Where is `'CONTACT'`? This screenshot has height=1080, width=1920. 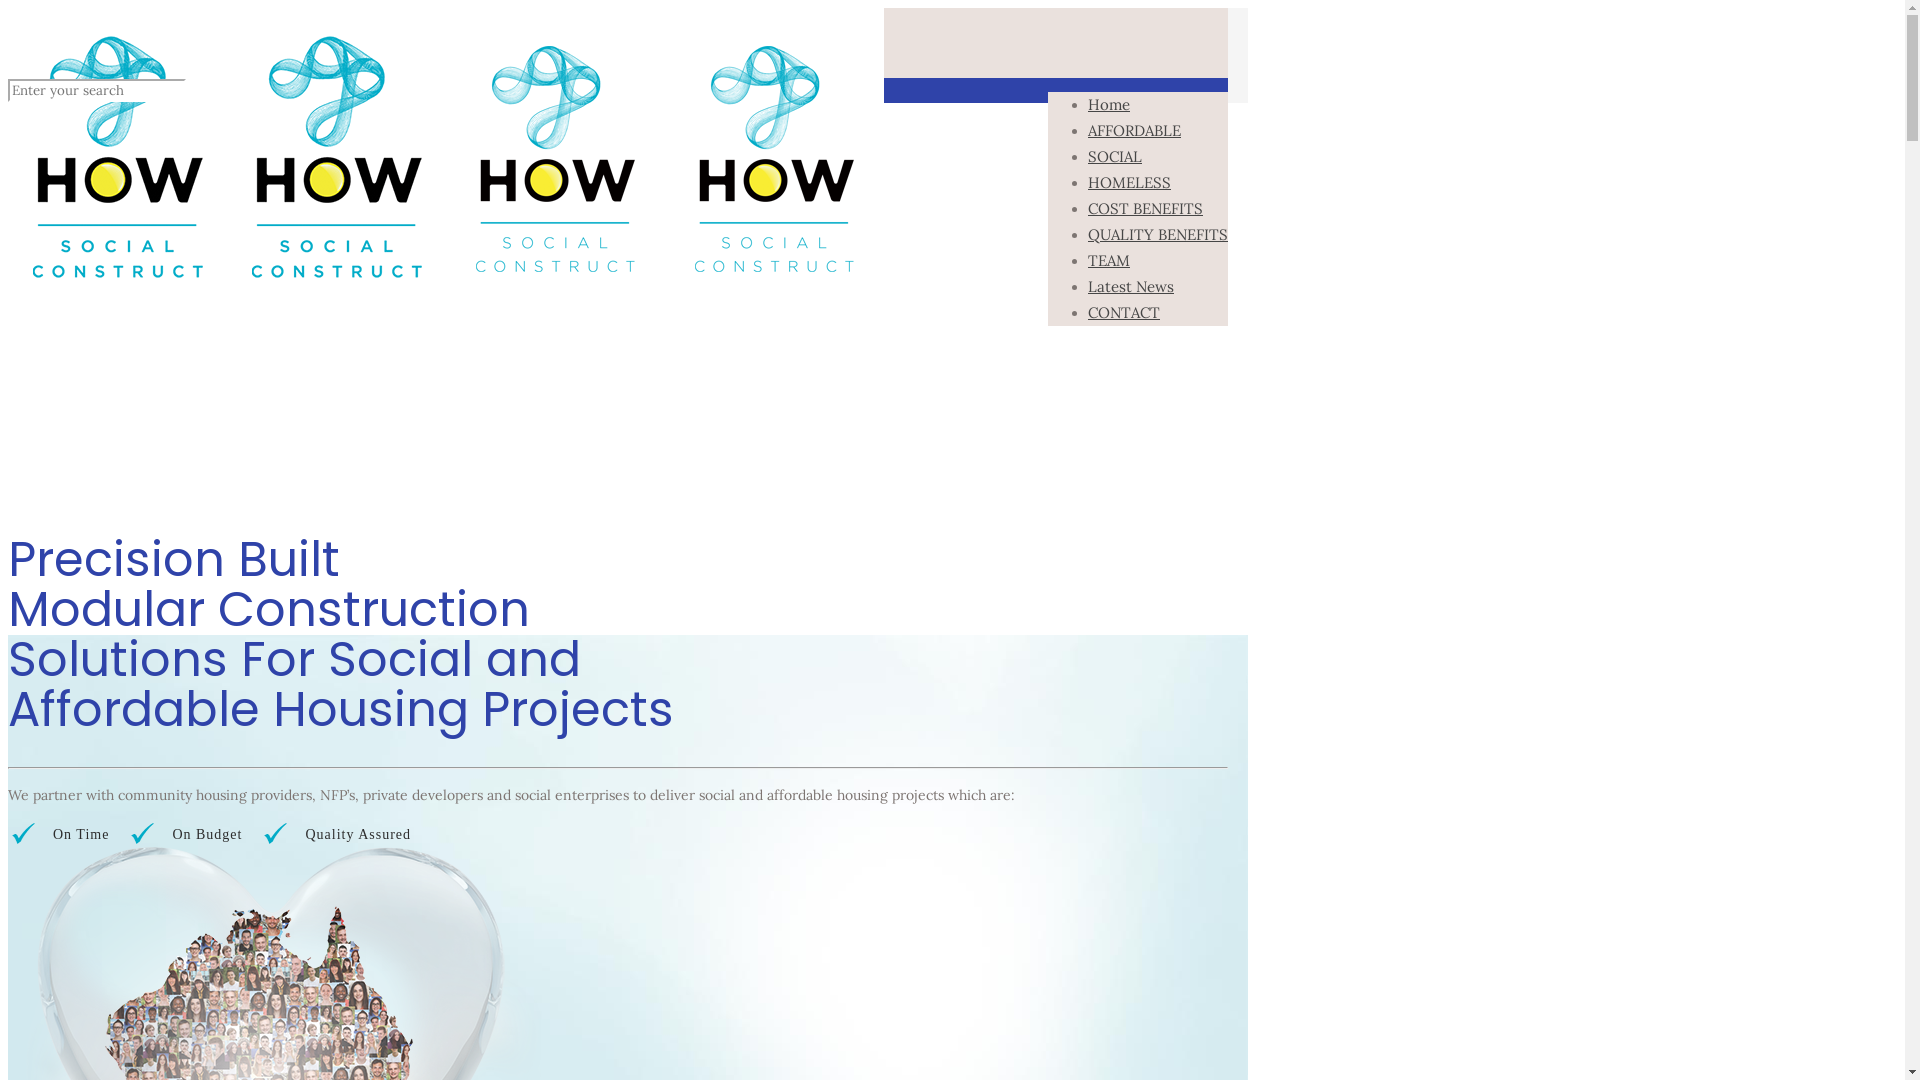 'CONTACT' is located at coordinates (1087, 312).